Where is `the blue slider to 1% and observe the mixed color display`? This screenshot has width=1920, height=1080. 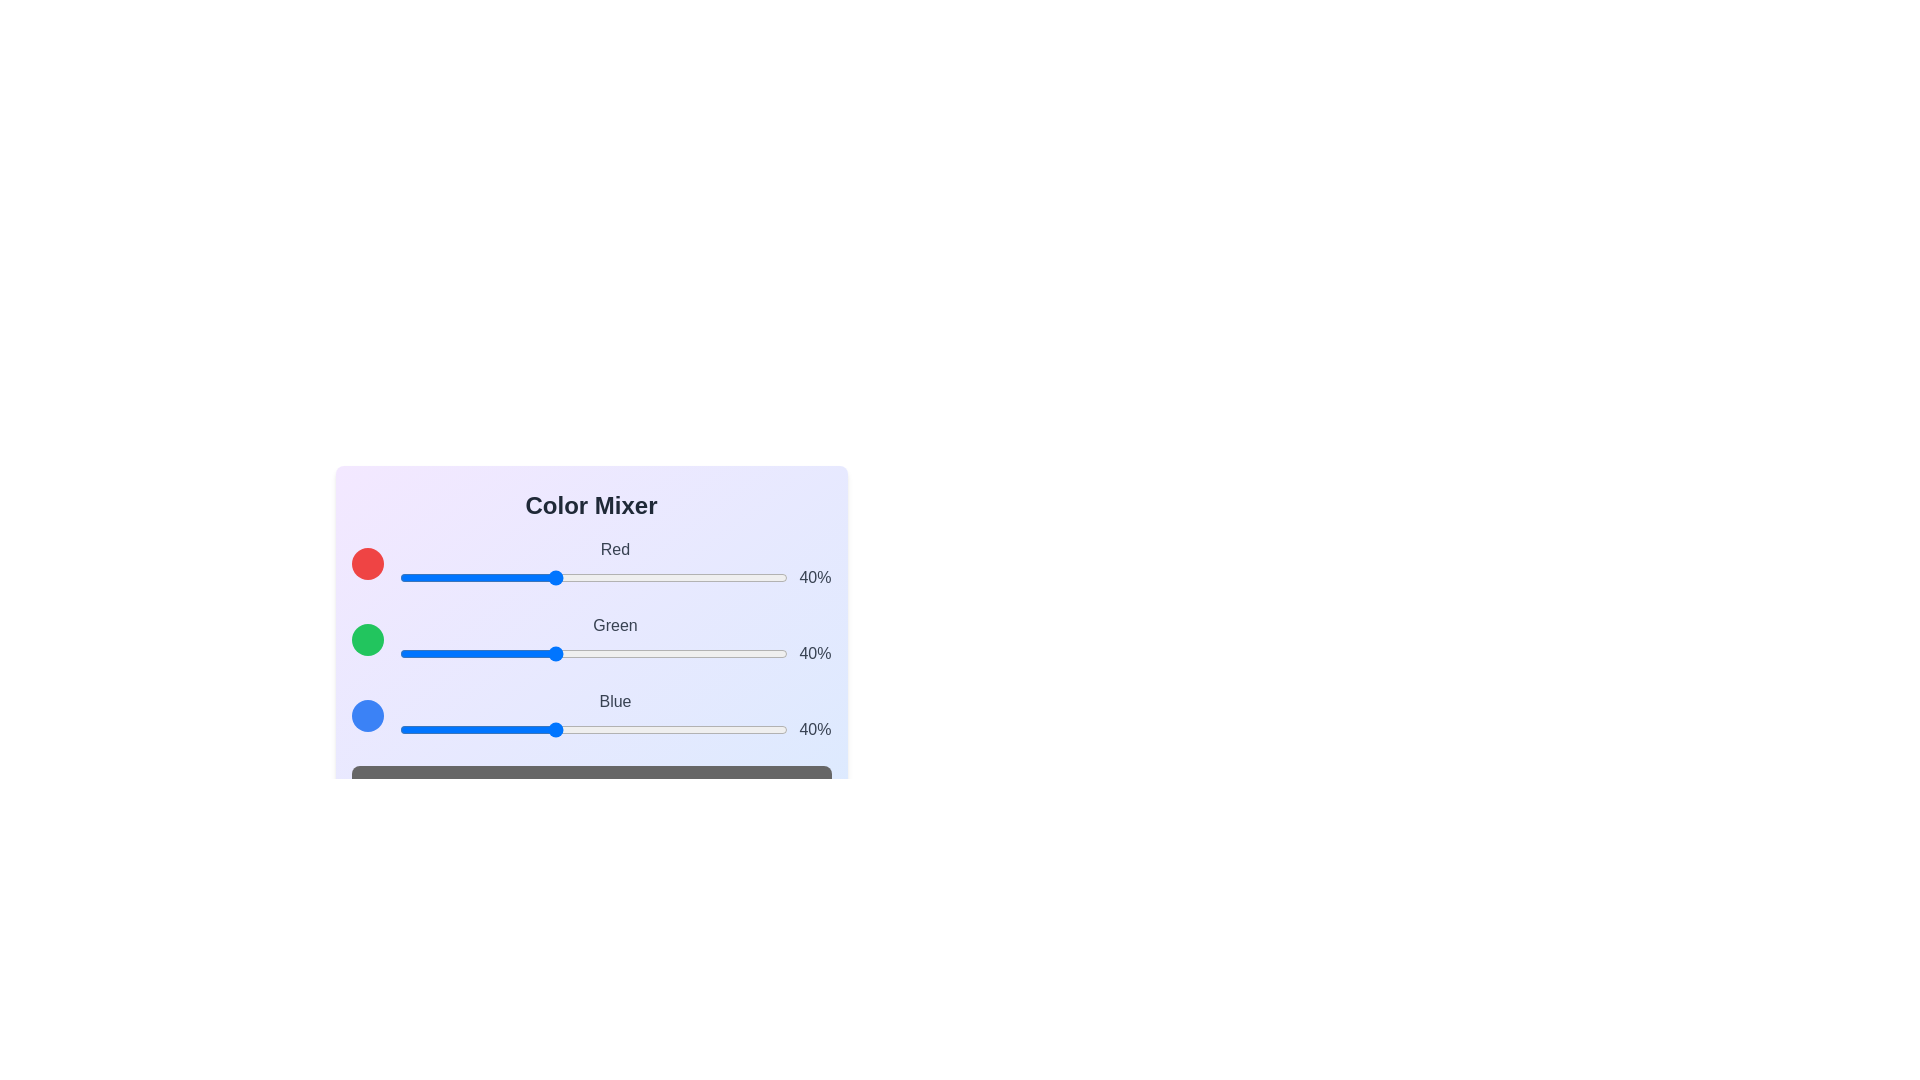 the blue slider to 1% and observe the mixed color display is located at coordinates (402, 729).